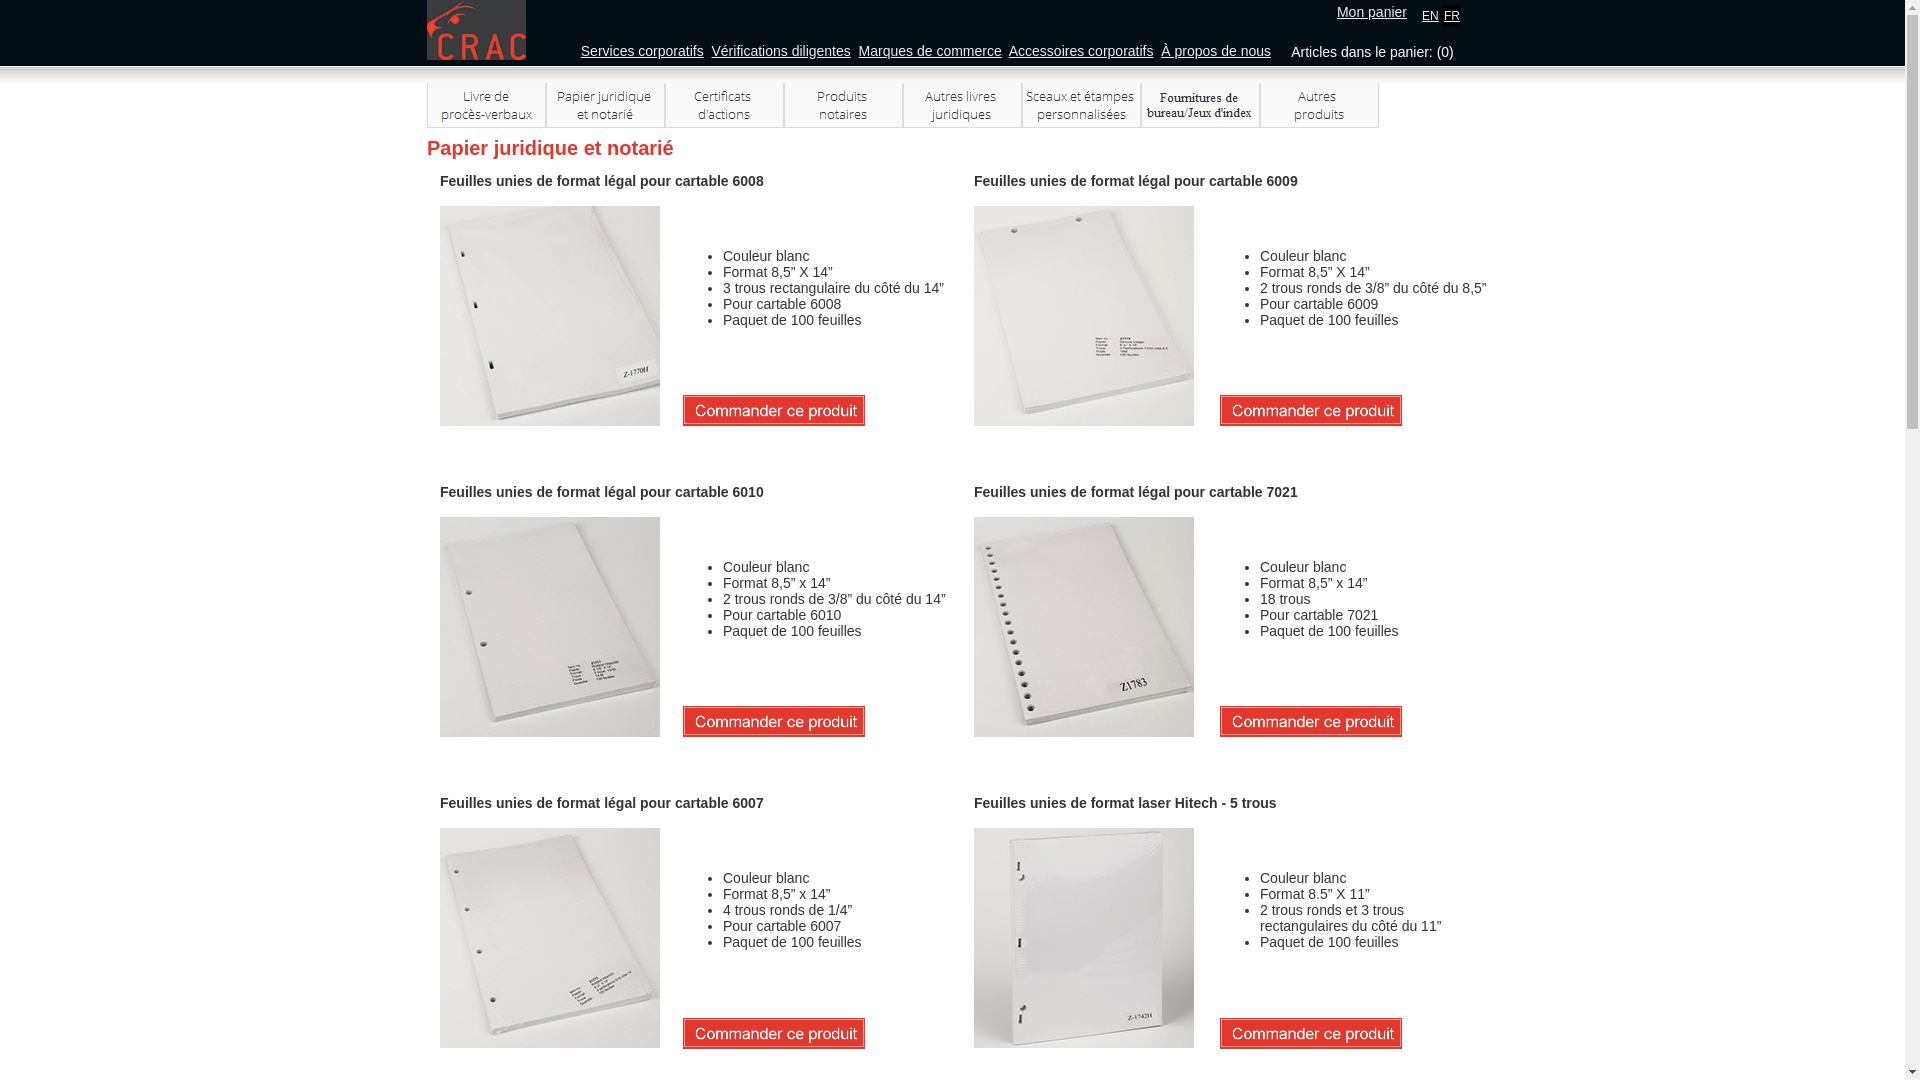  What do you see at coordinates (1451, 15) in the screenshot?
I see `'FR'` at bounding box center [1451, 15].